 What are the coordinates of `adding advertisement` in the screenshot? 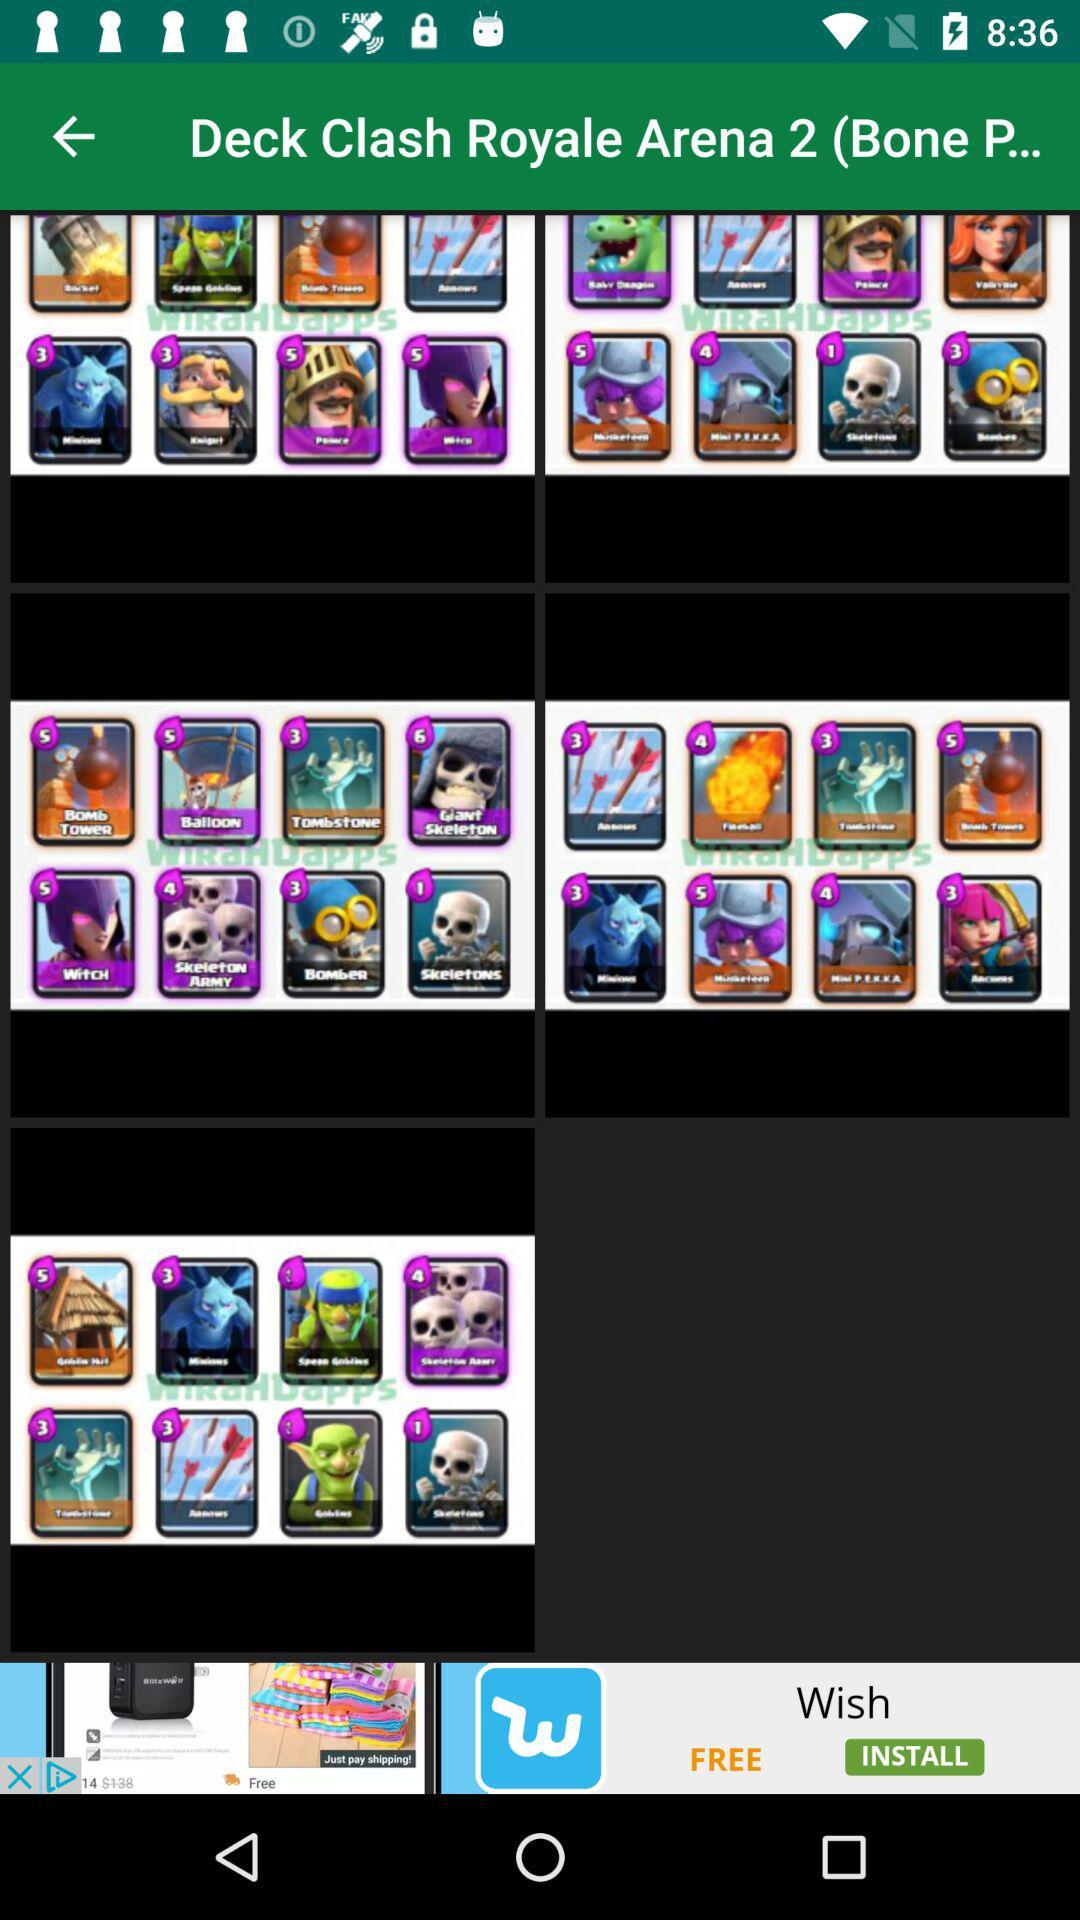 It's located at (540, 1727).